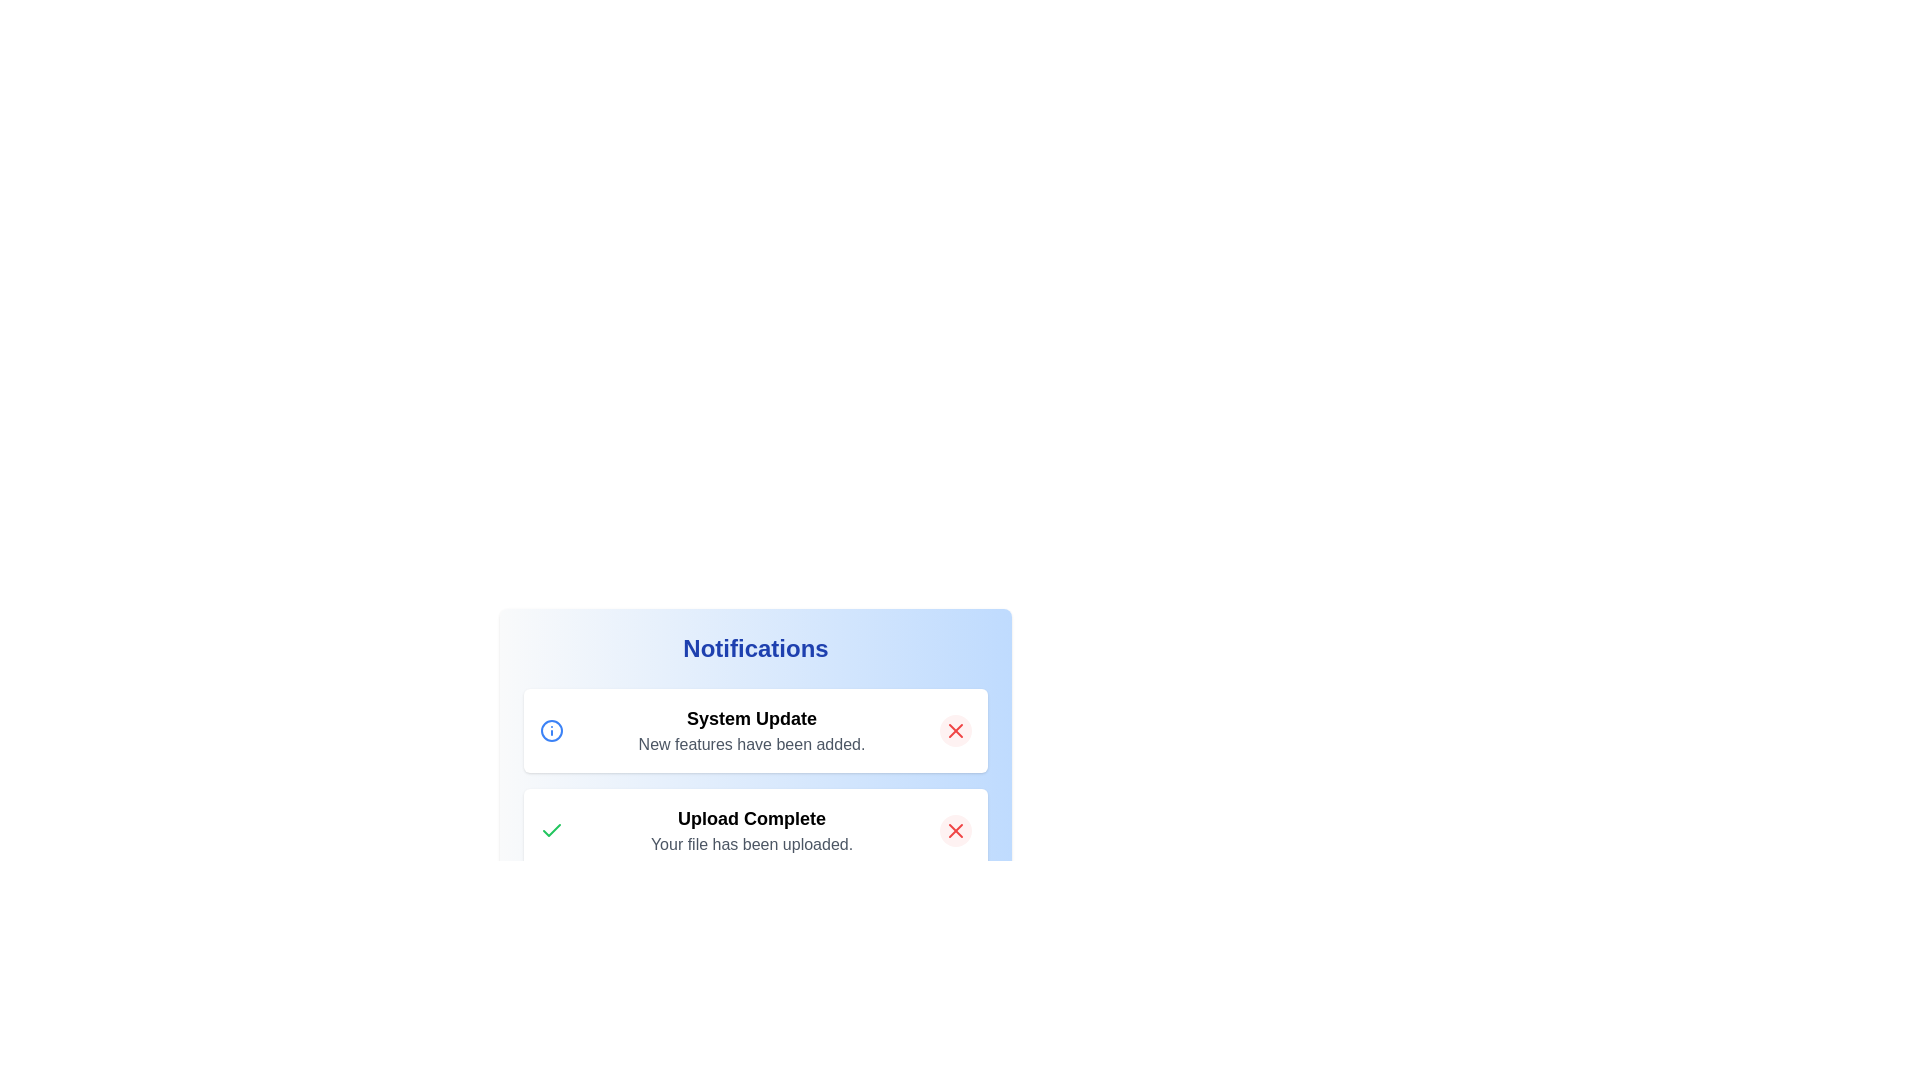 The width and height of the screenshot is (1920, 1080). Describe the element at coordinates (954, 731) in the screenshot. I see `the Interactive icon (close button) located at the top-right corner of the 'System Update' notification card for keyboard navigation` at that location.